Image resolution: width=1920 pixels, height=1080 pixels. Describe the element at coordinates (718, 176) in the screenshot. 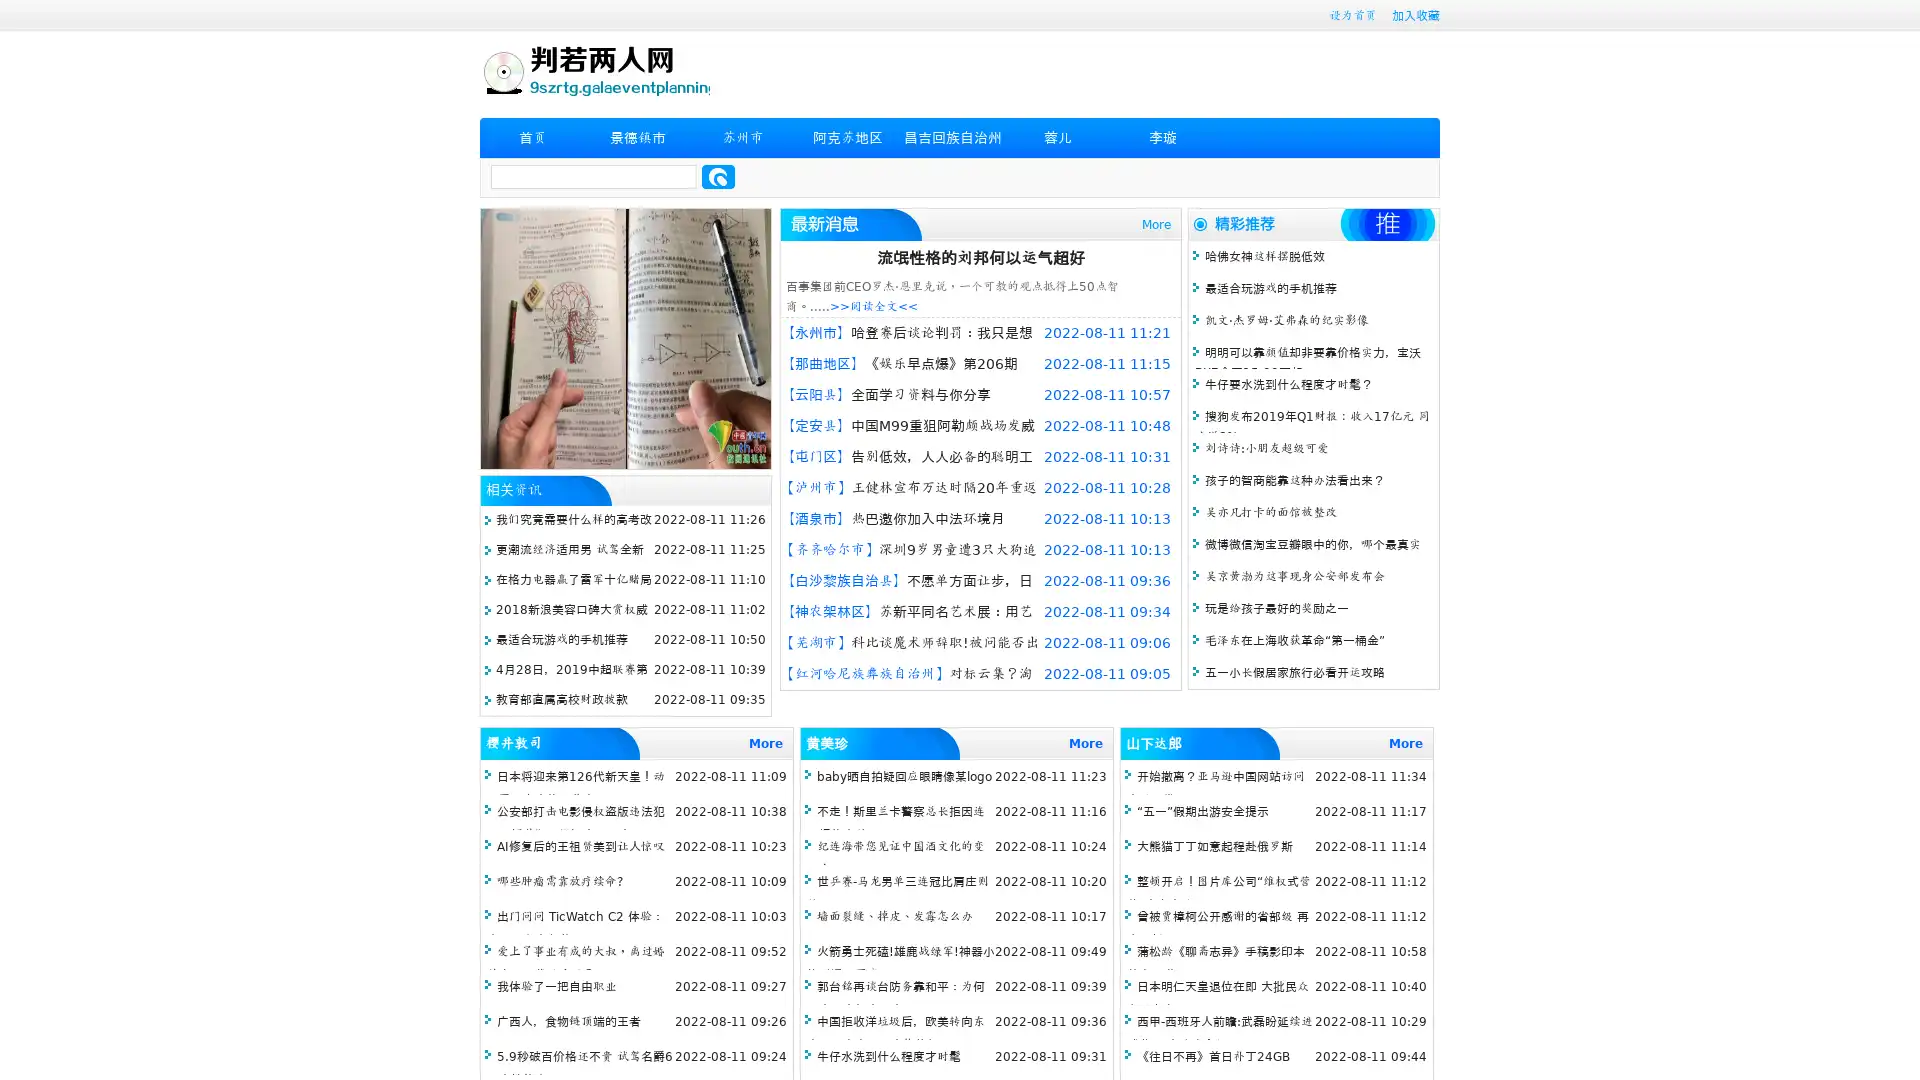

I see `Search` at that location.